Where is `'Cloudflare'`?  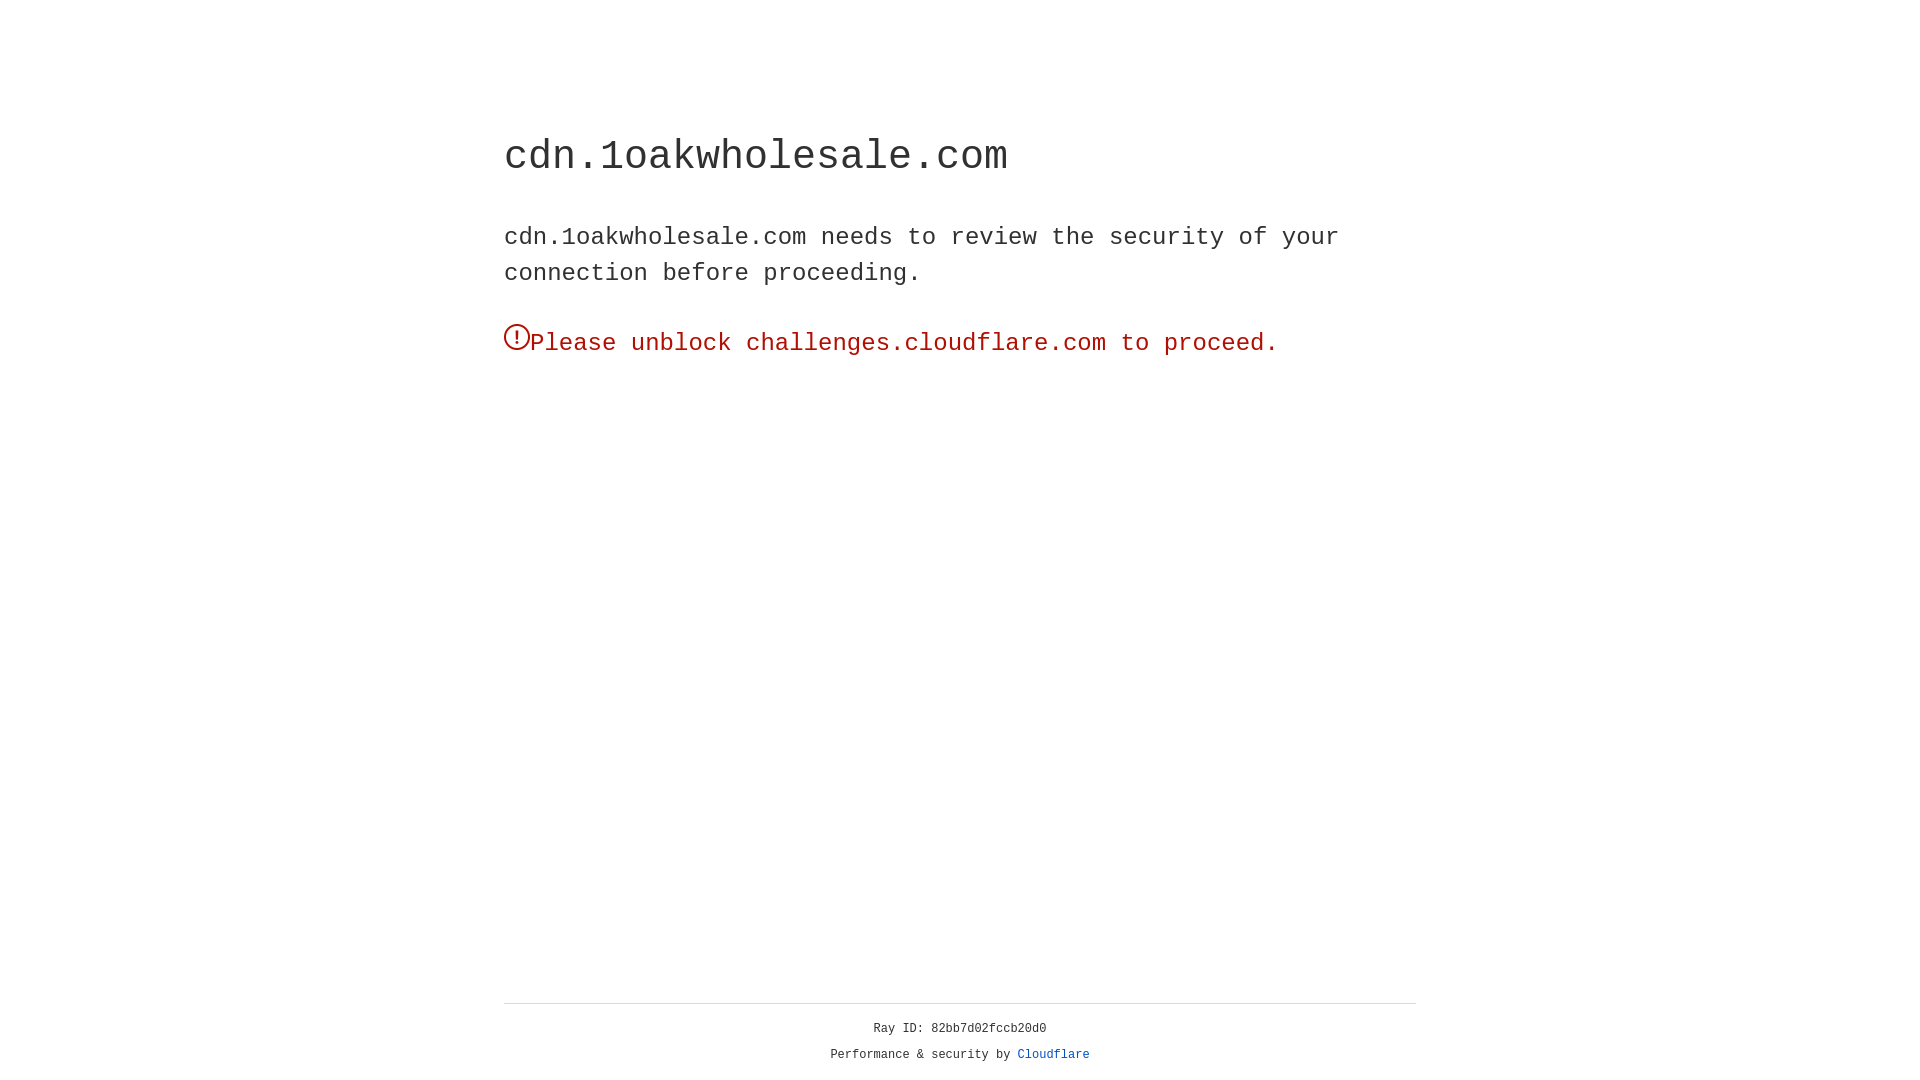 'Cloudflare' is located at coordinates (1017, 1054).